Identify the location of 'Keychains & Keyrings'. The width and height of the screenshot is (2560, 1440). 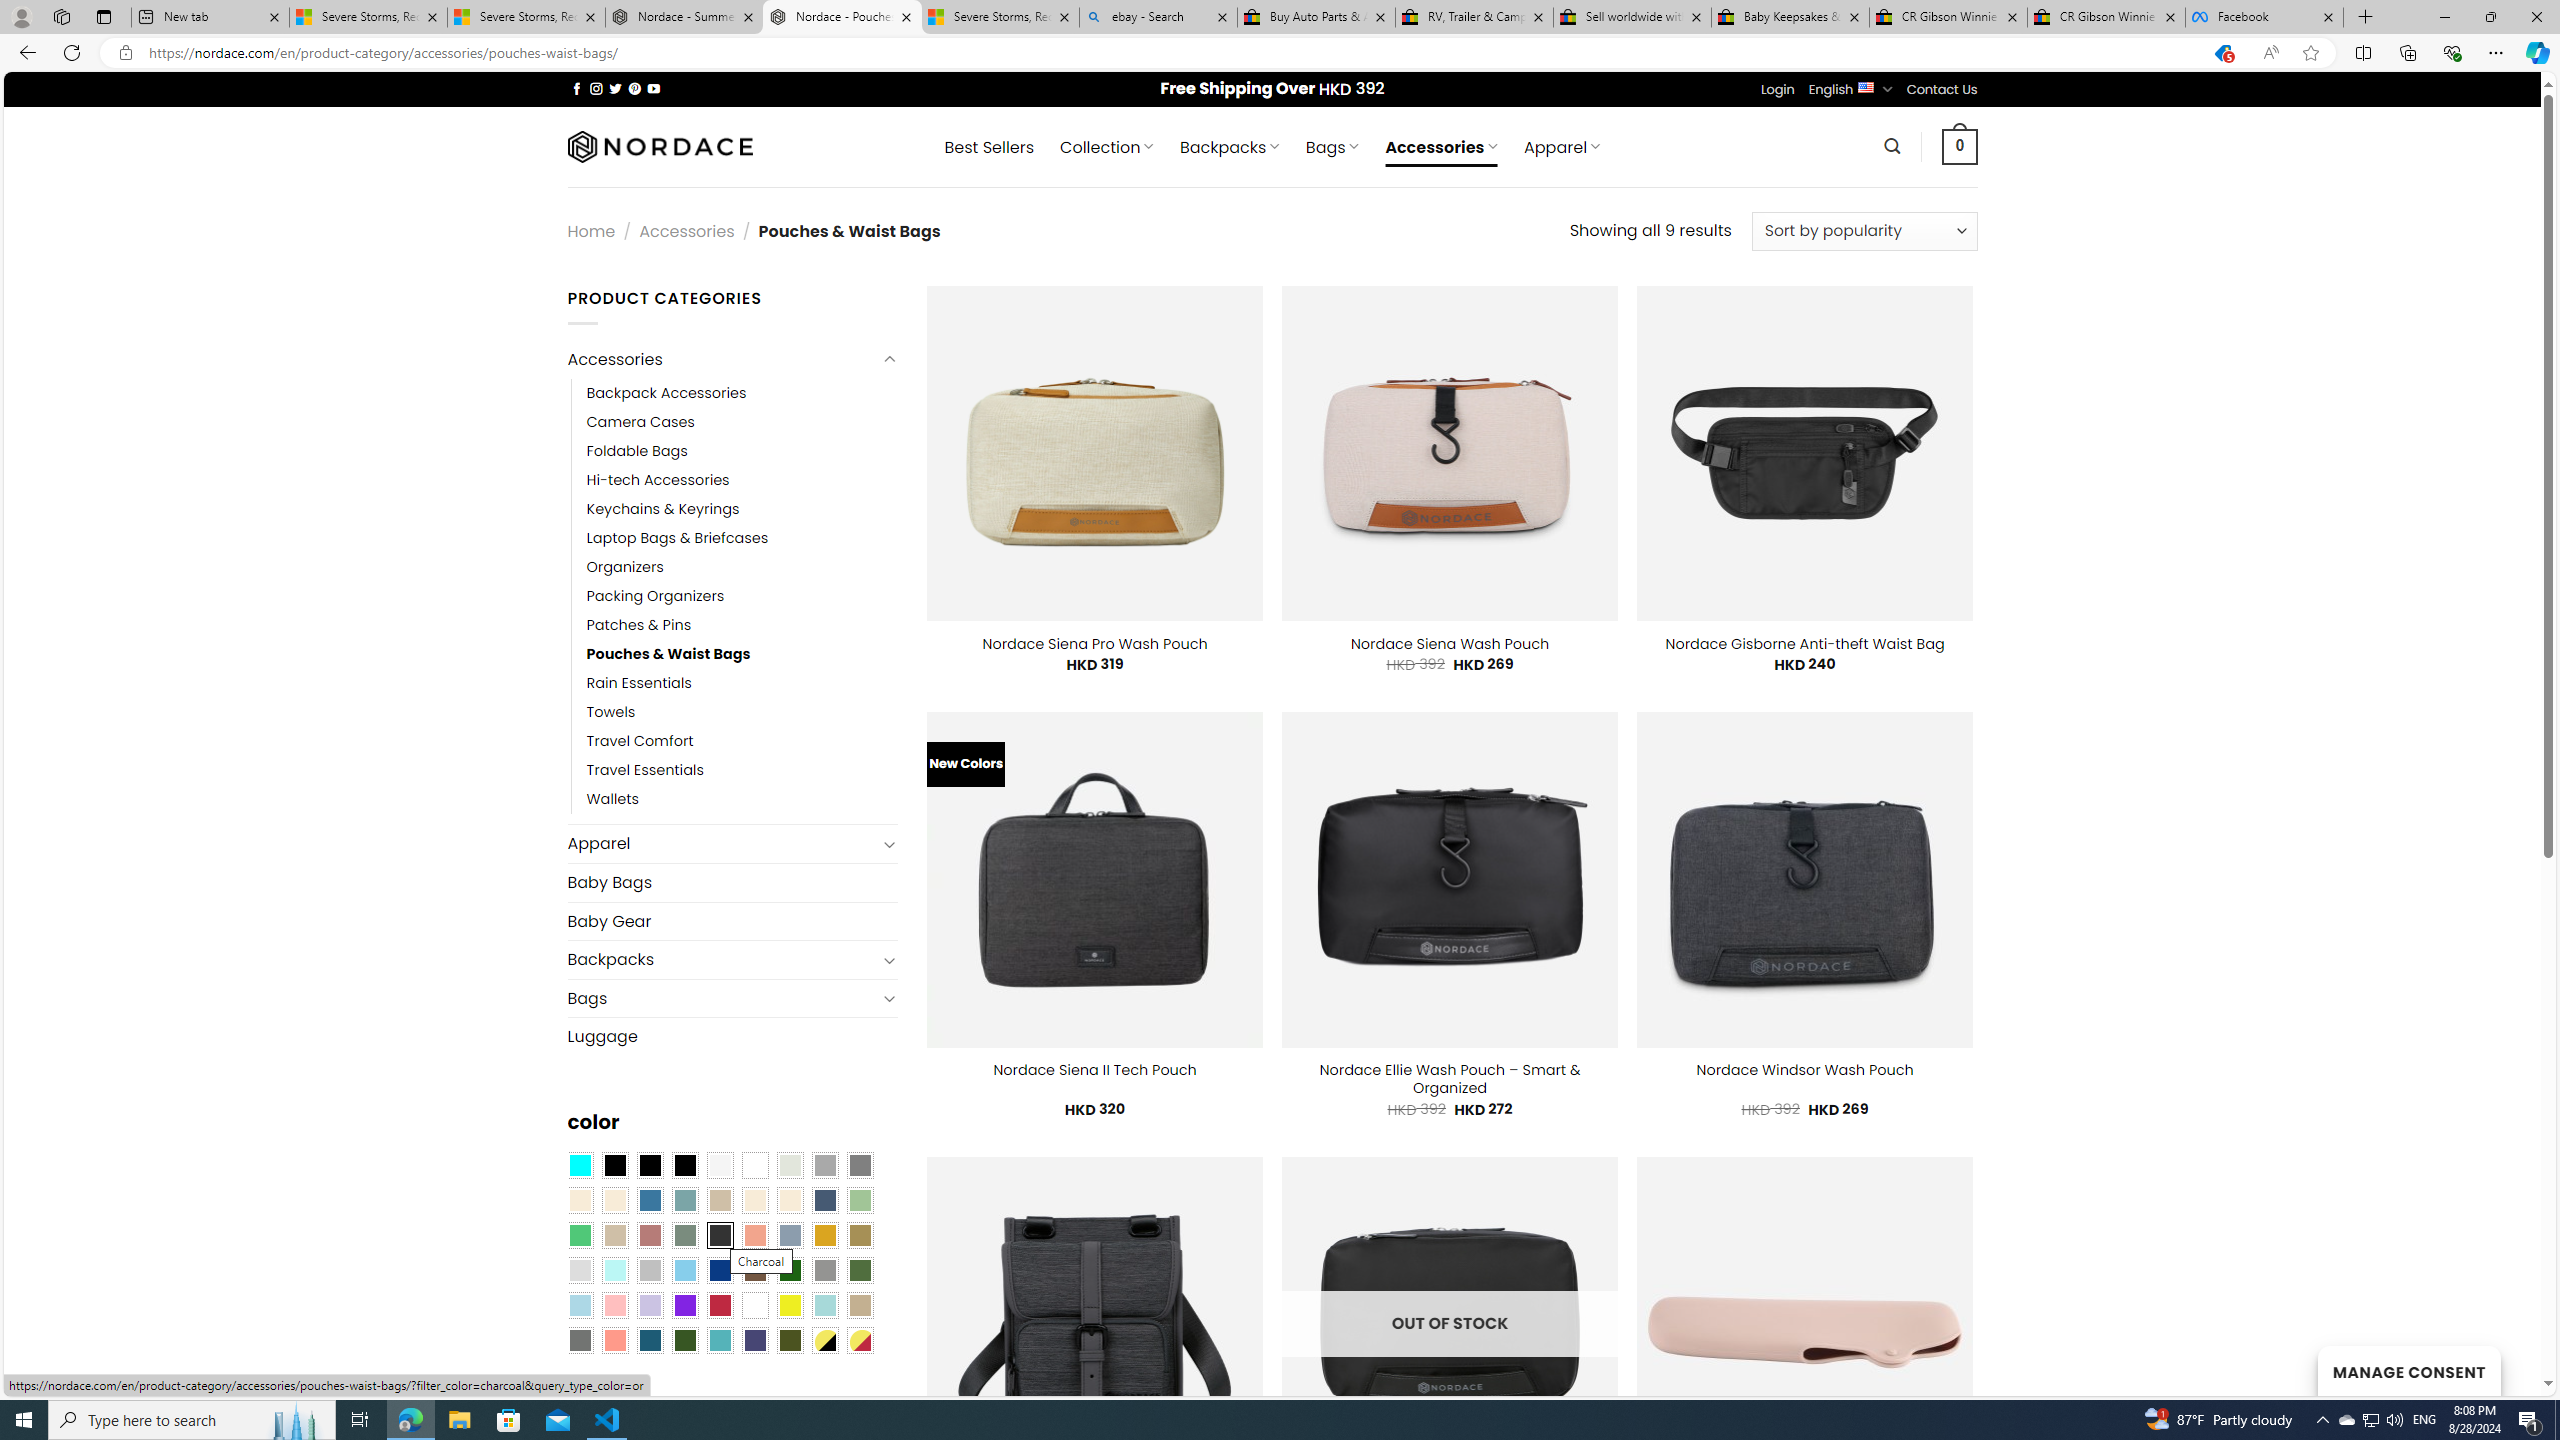
(663, 509).